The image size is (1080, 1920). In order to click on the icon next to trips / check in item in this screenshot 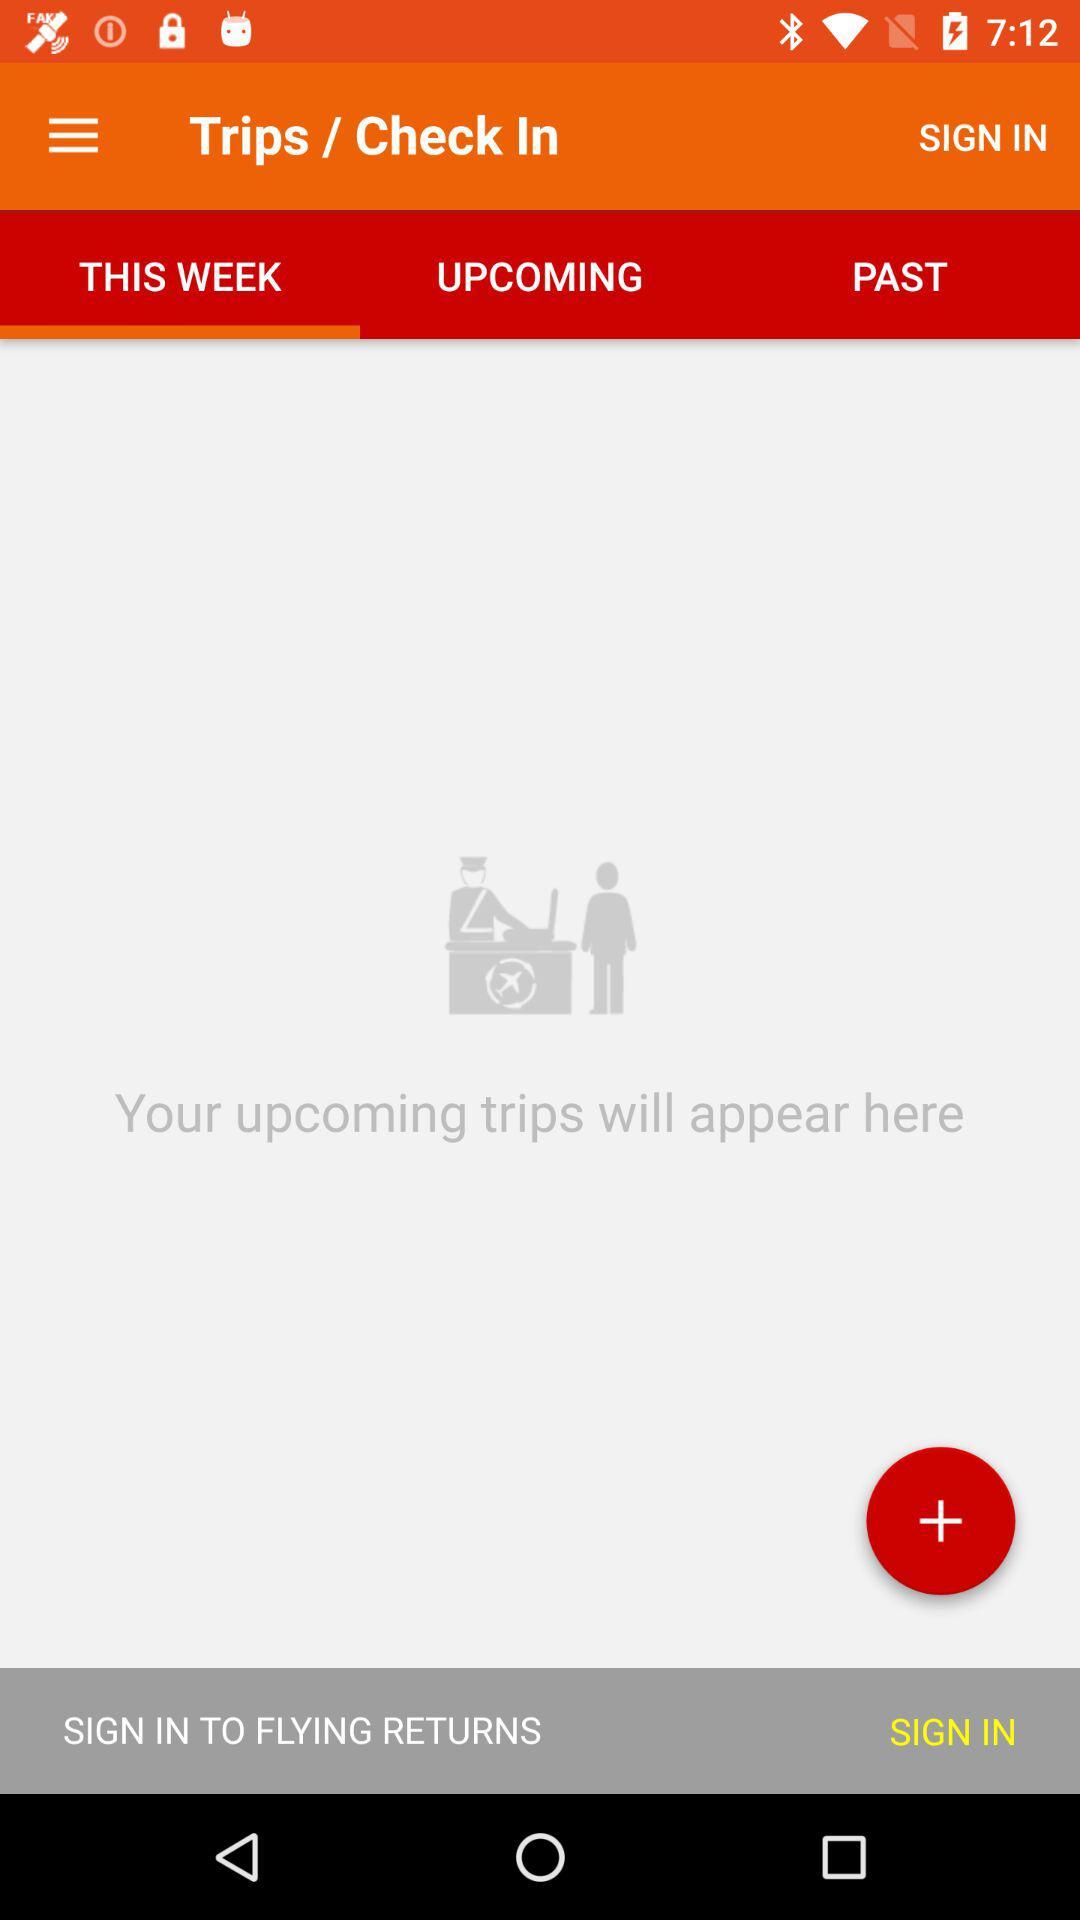, I will do `click(72, 135)`.